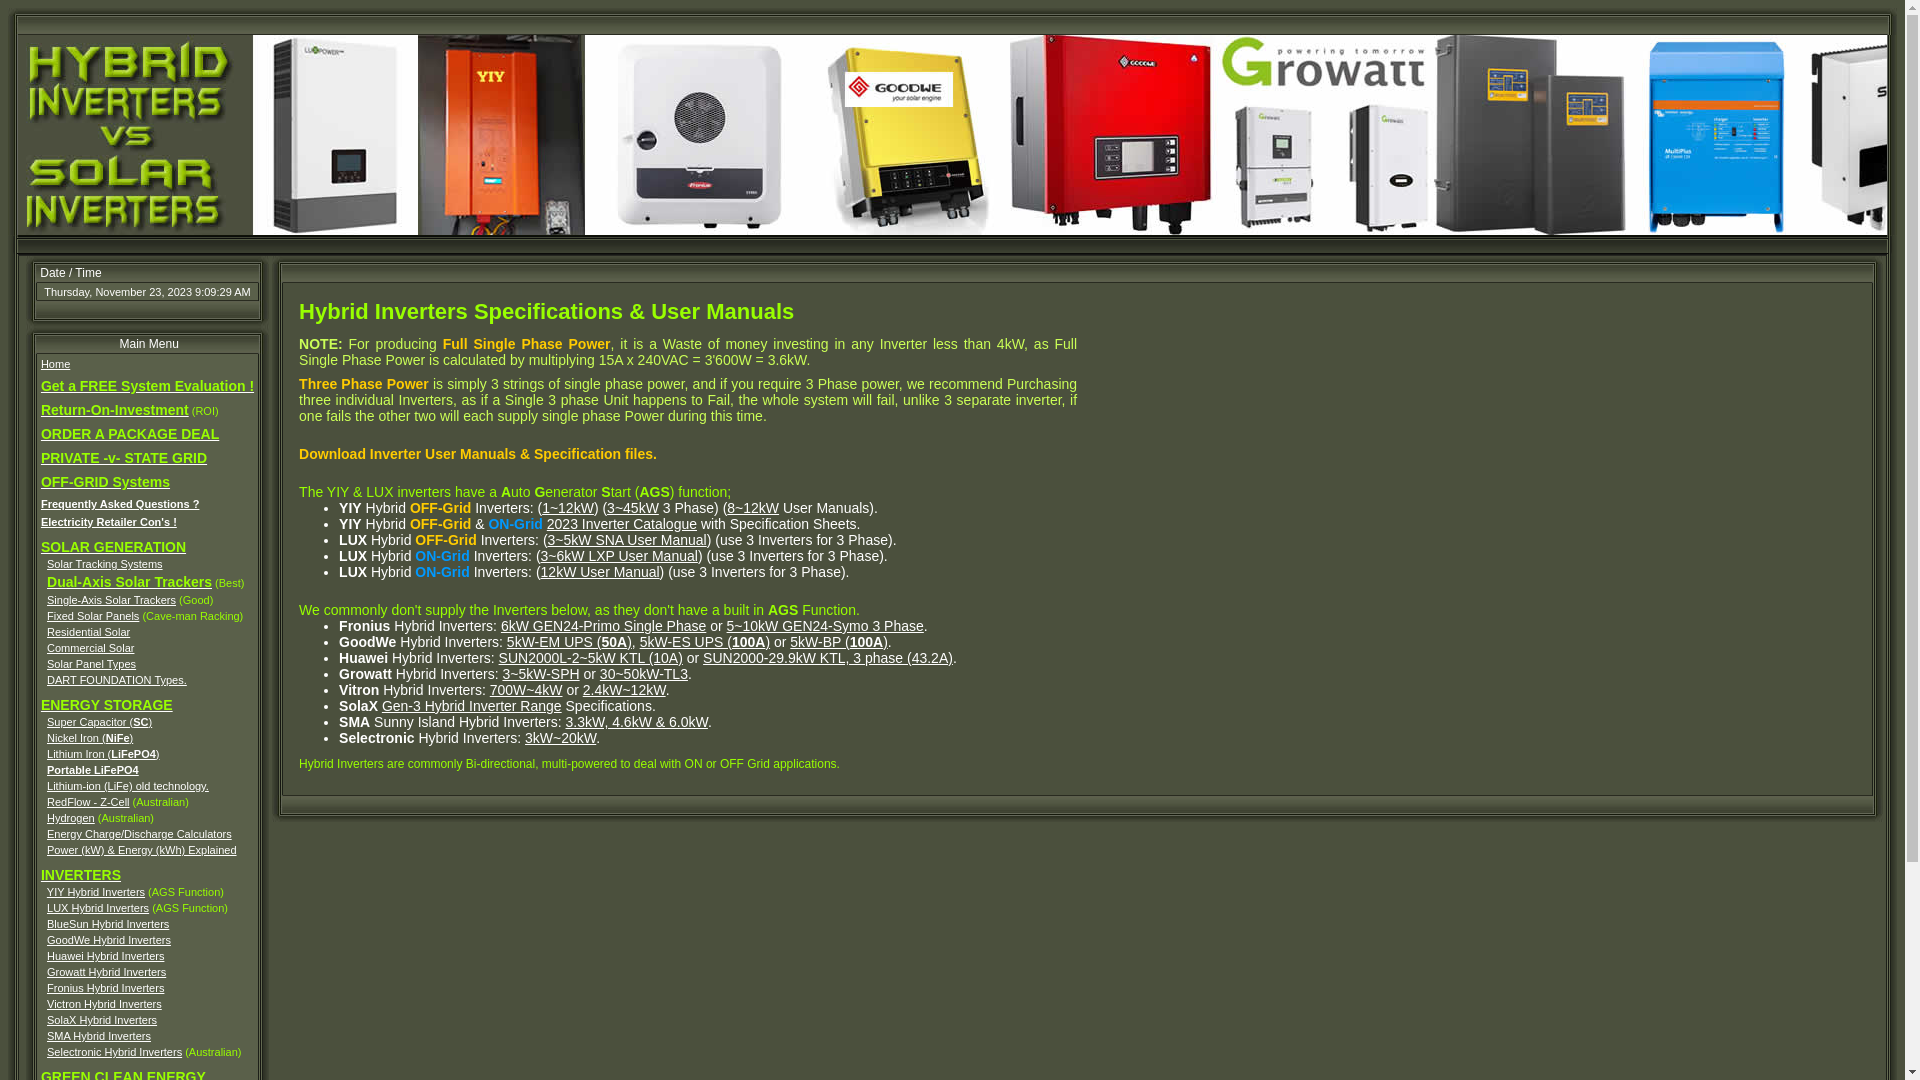 The width and height of the screenshot is (1920, 1080). Describe the element at coordinates (636, 721) in the screenshot. I see `'3.3kW, 4.6kW & 6.0kW'` at that location.